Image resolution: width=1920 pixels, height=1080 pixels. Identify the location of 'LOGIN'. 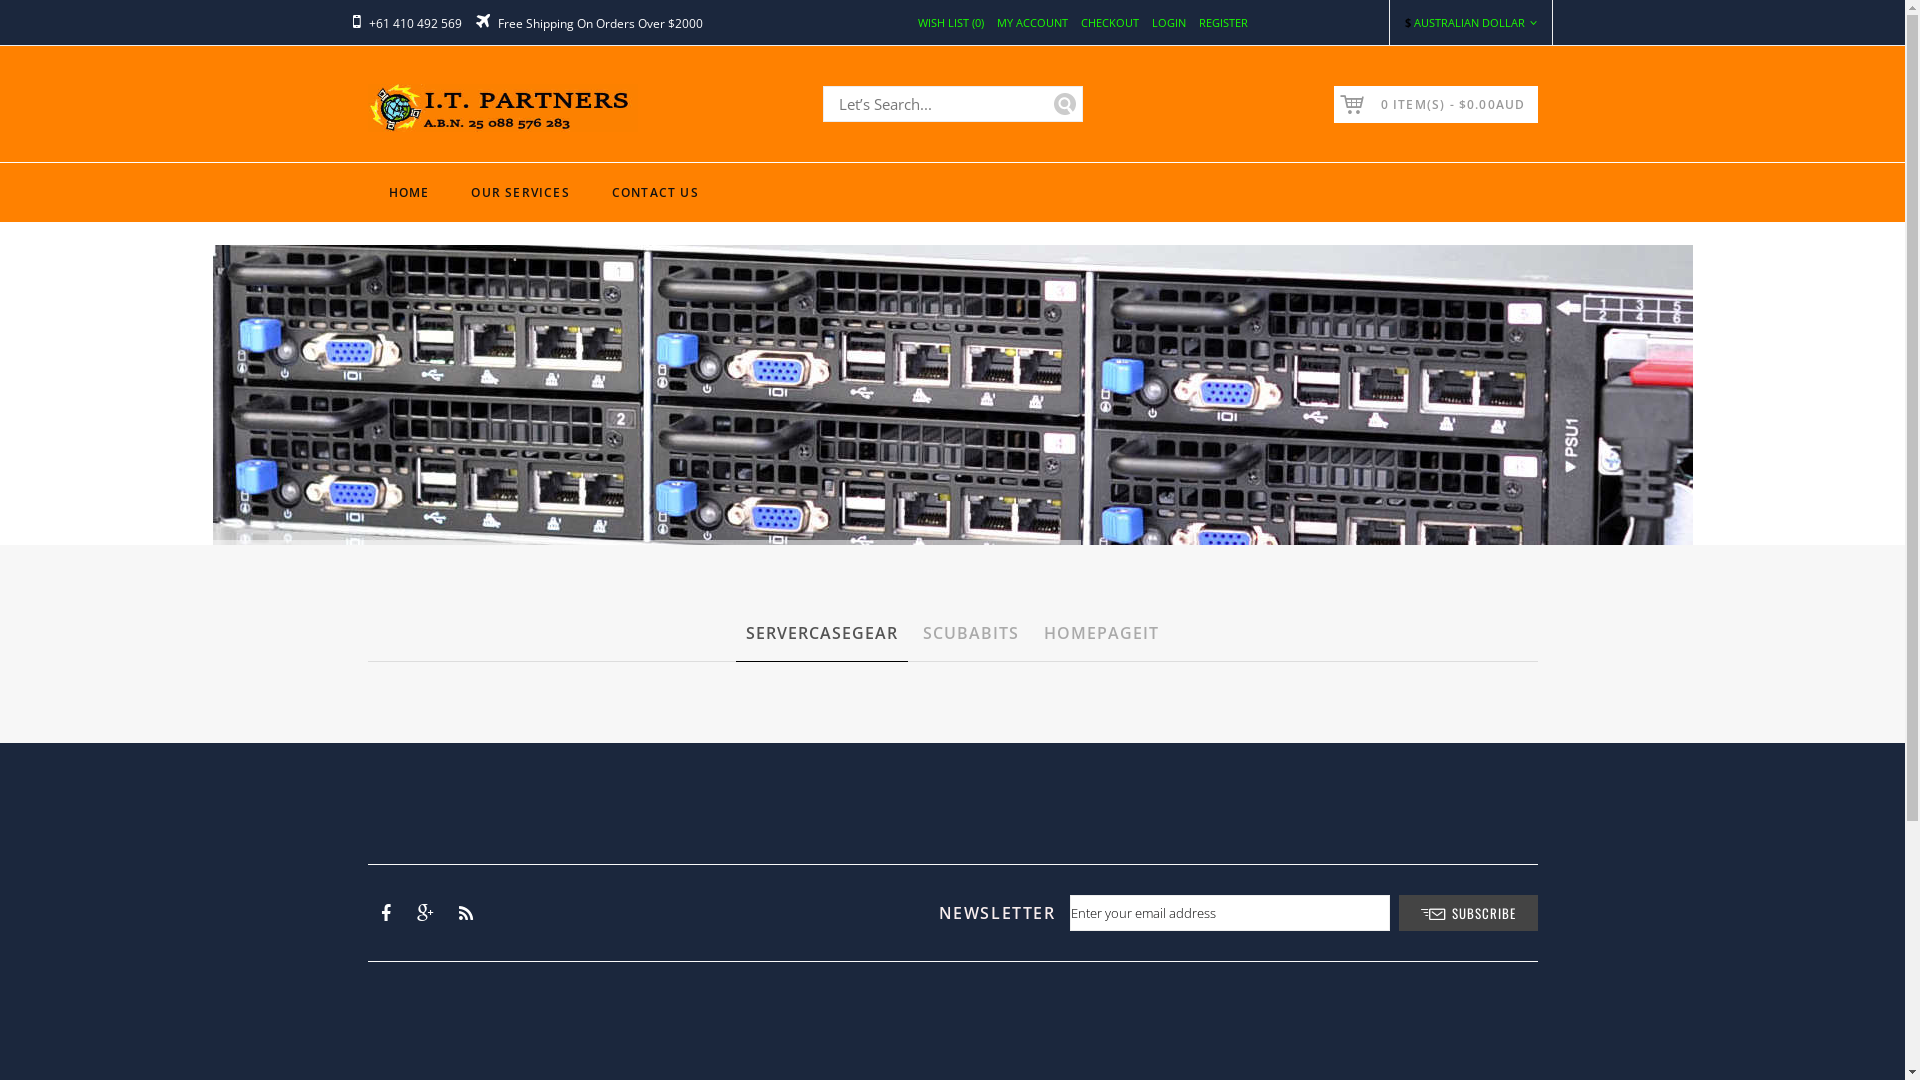
(1169, 22).